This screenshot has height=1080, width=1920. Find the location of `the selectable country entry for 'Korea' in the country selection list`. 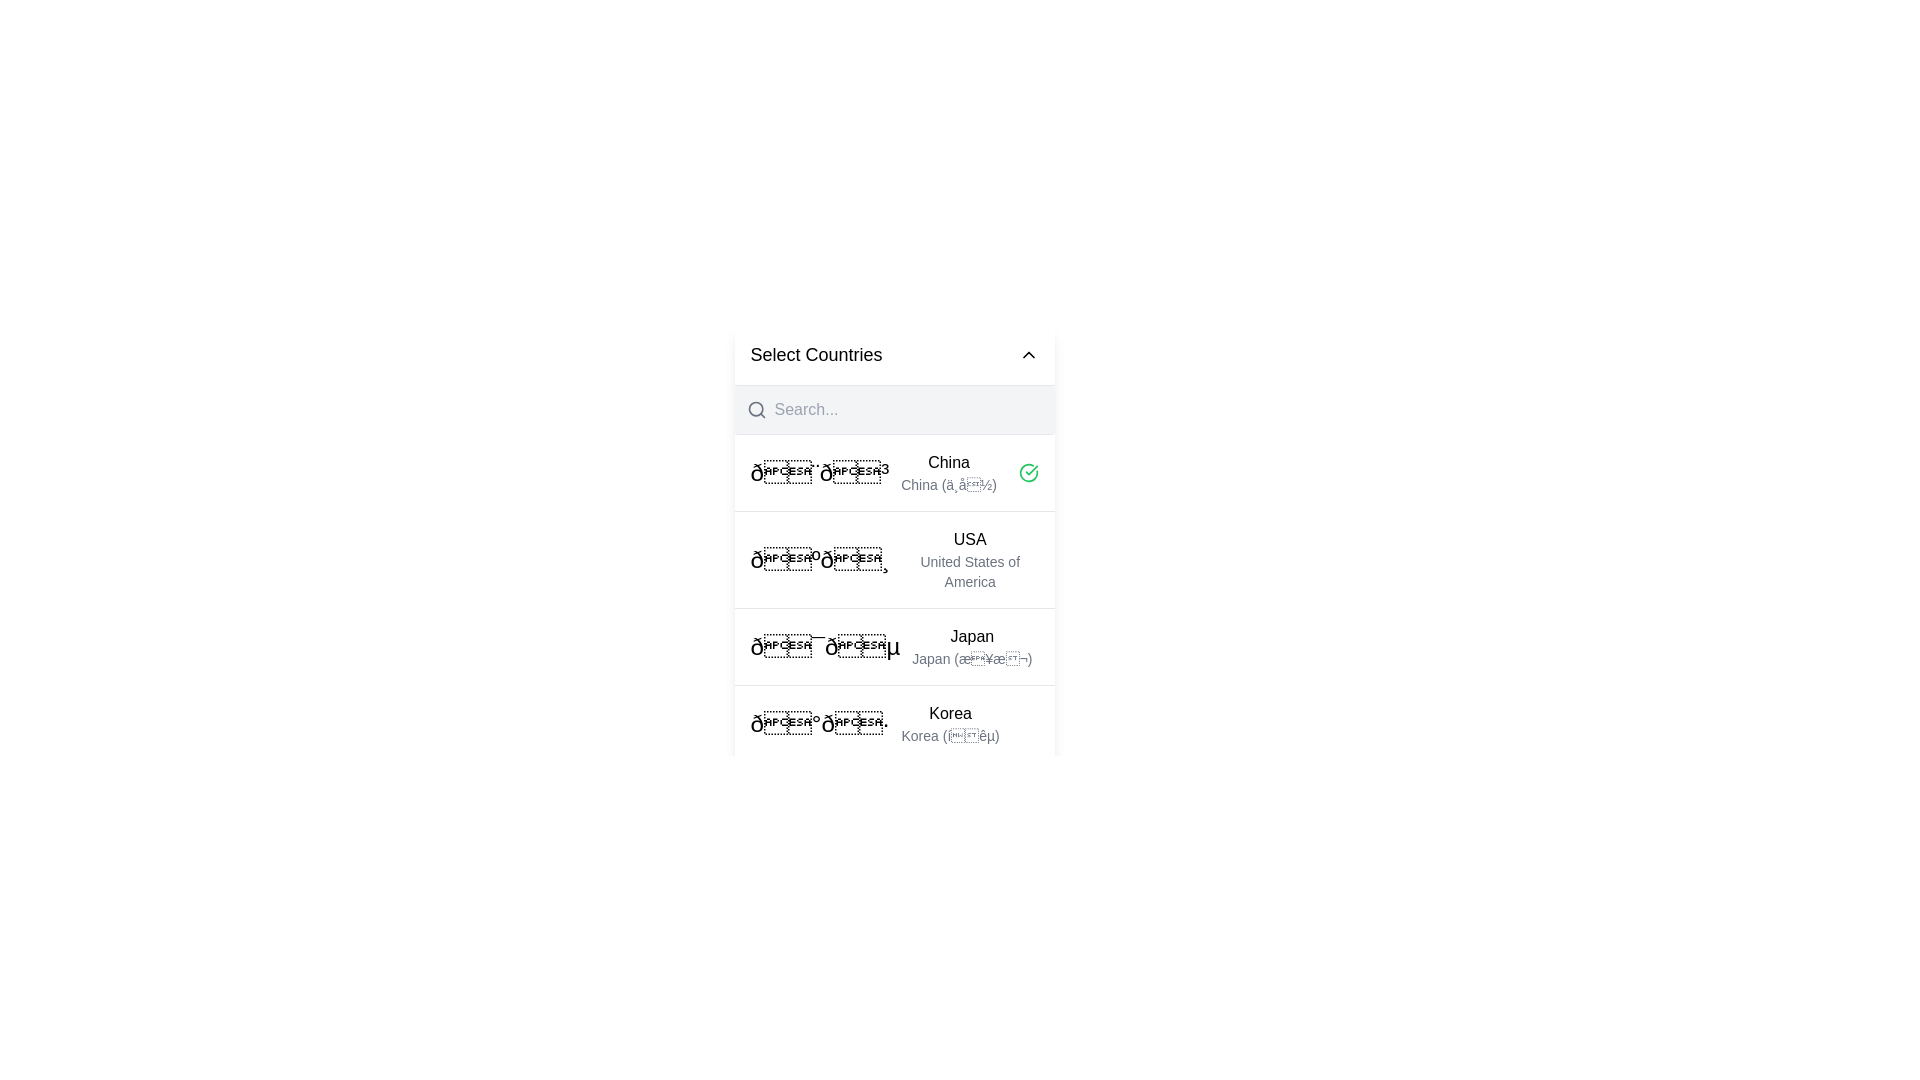

the selectable country entry for 'Korea' in the country selection list is located at coordinates (949, 724).